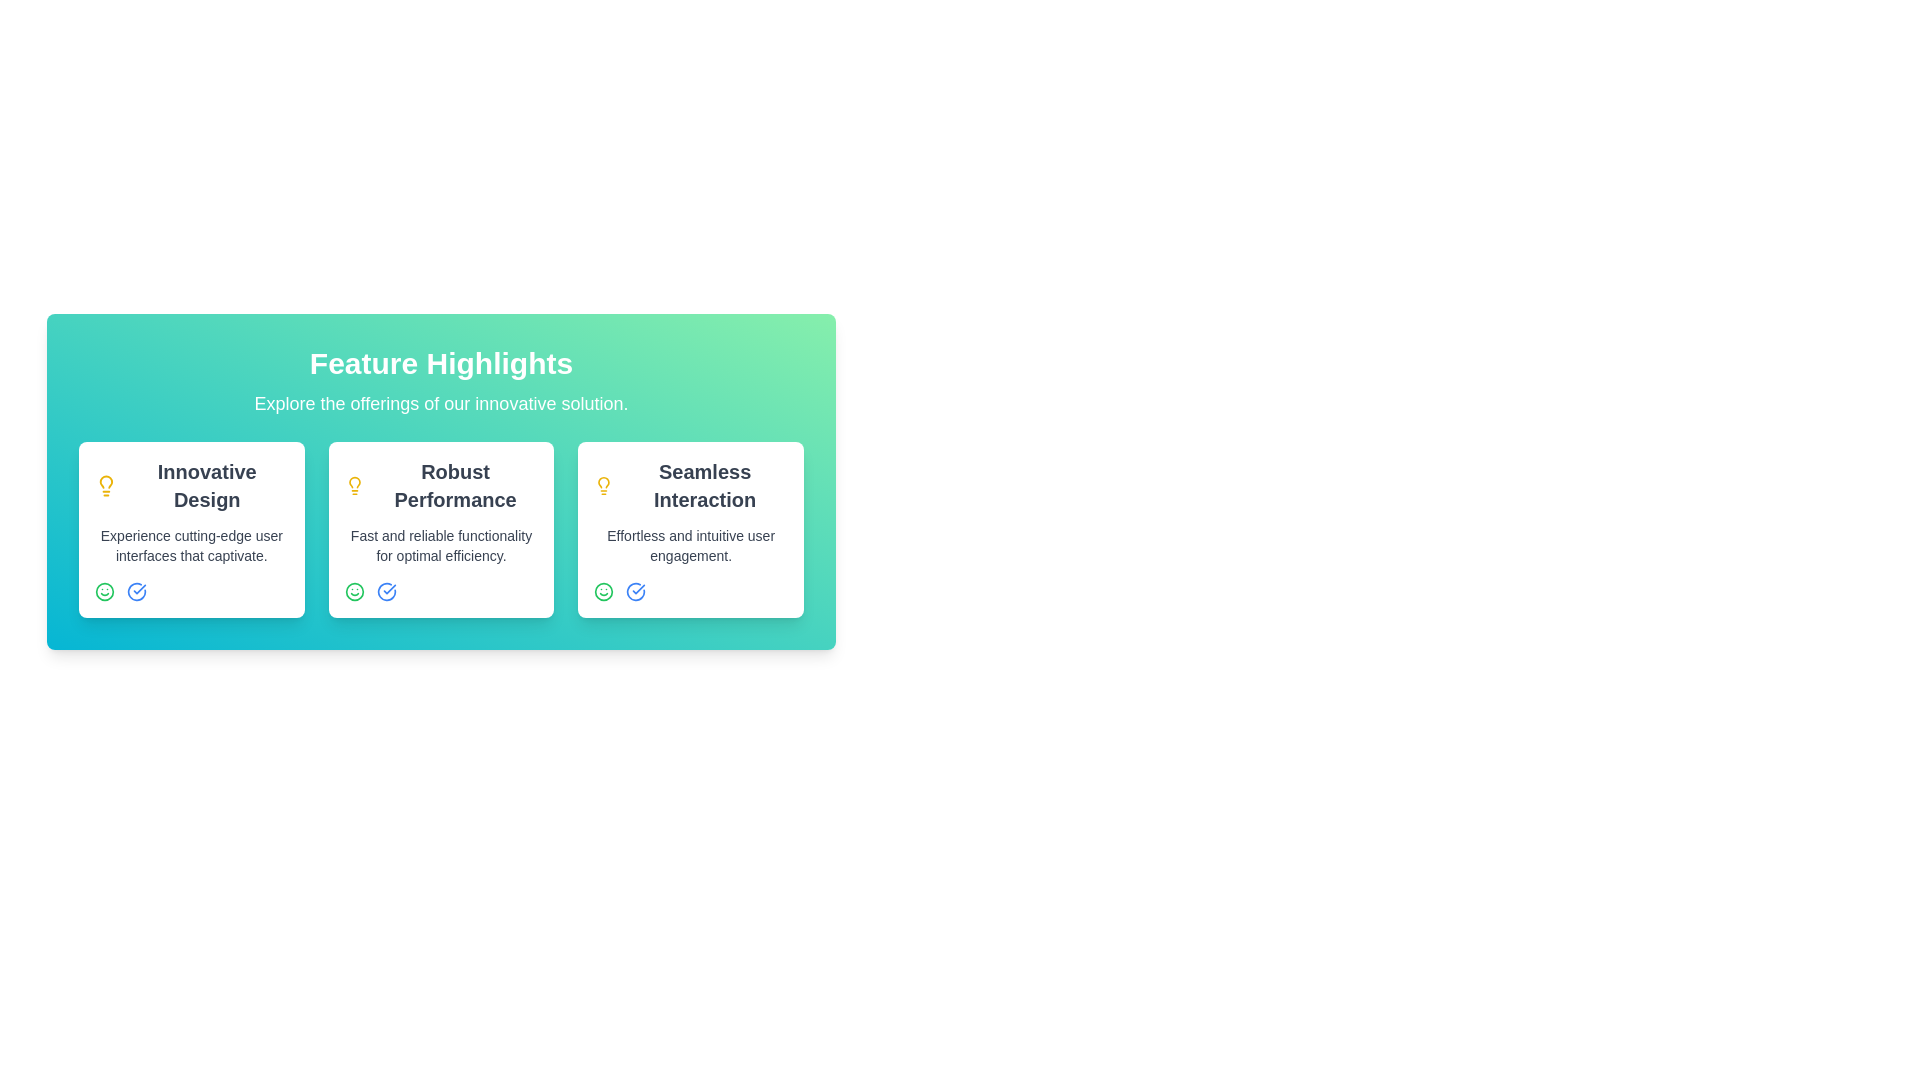 This screenshot has height=1080, width=1920. Describe the element at coordinates (386, 590) in the screenshot. I see `the decorative icon representing the 'Robust Performance' feature, located below the main text content within its card` at that location.